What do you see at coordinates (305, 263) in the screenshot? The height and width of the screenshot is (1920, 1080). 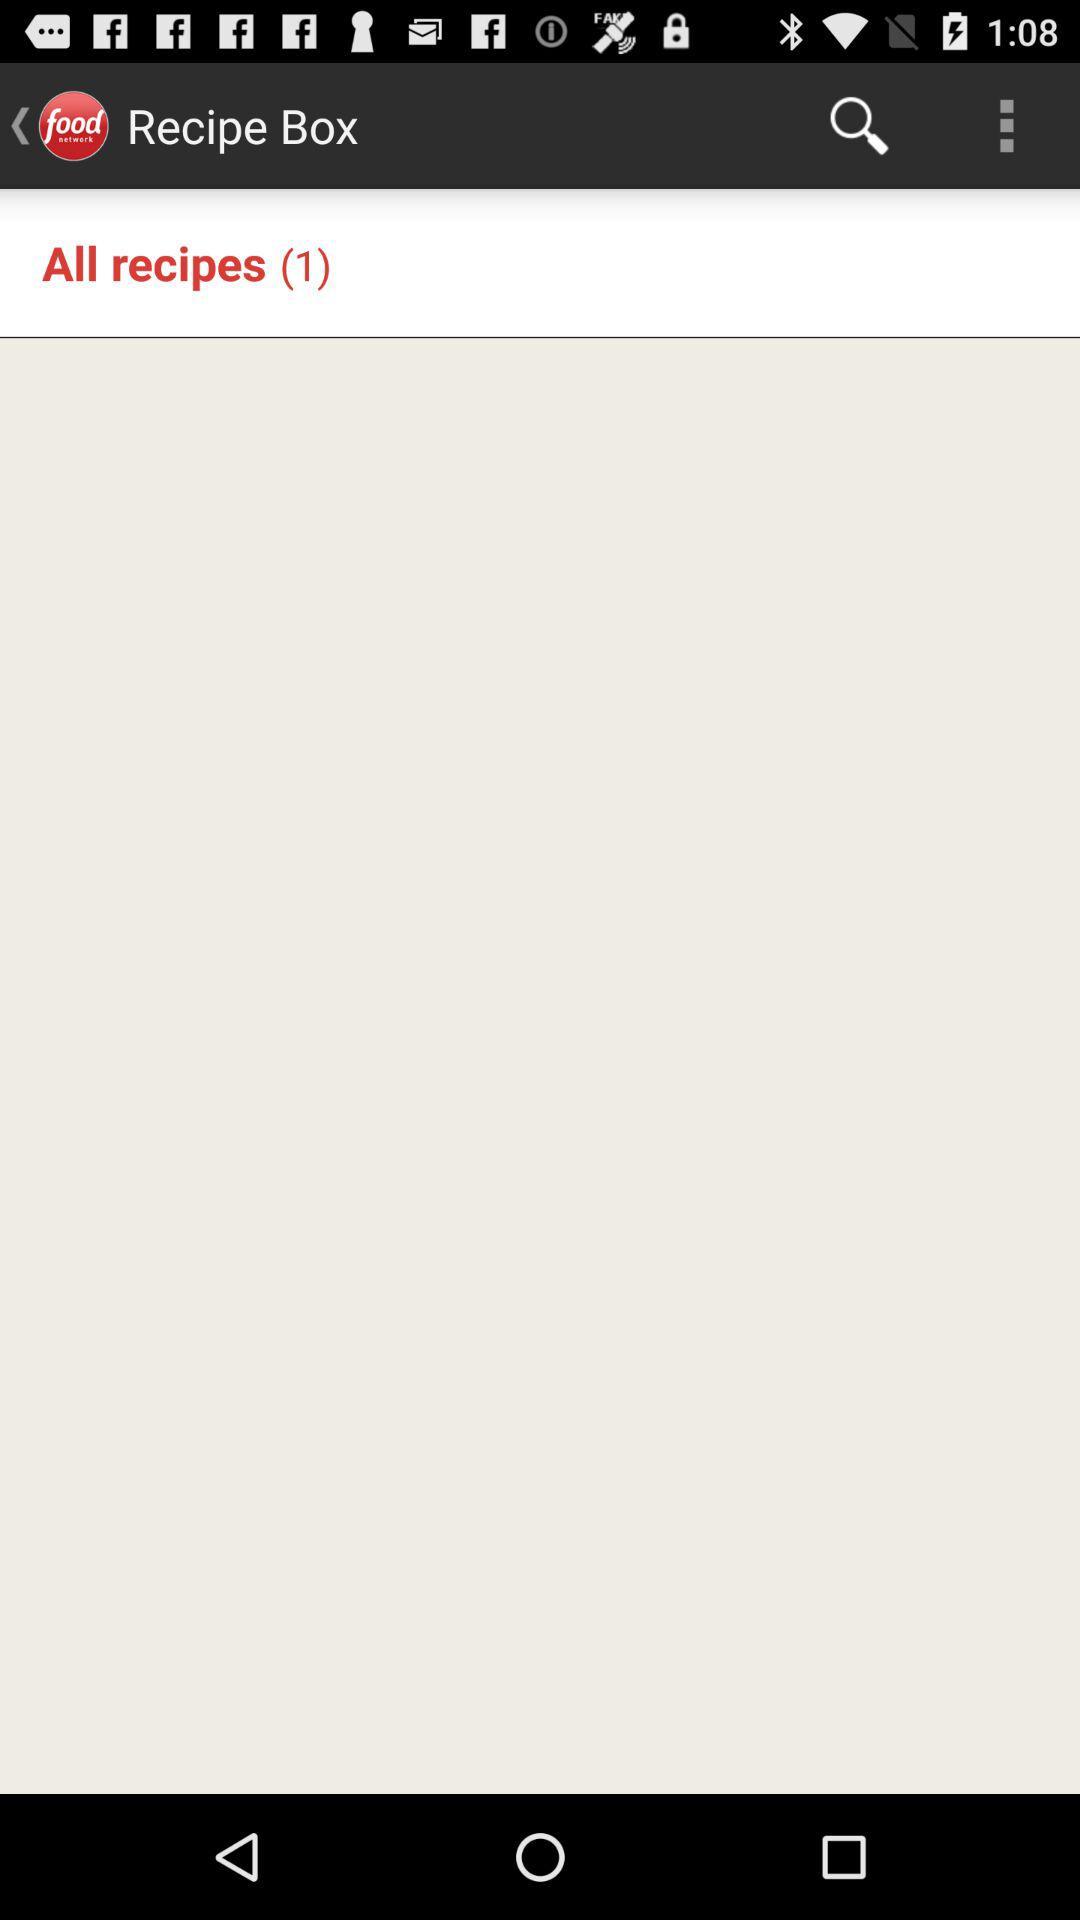 I see `icon below the recipe box app` at bounding box center [305, 263].